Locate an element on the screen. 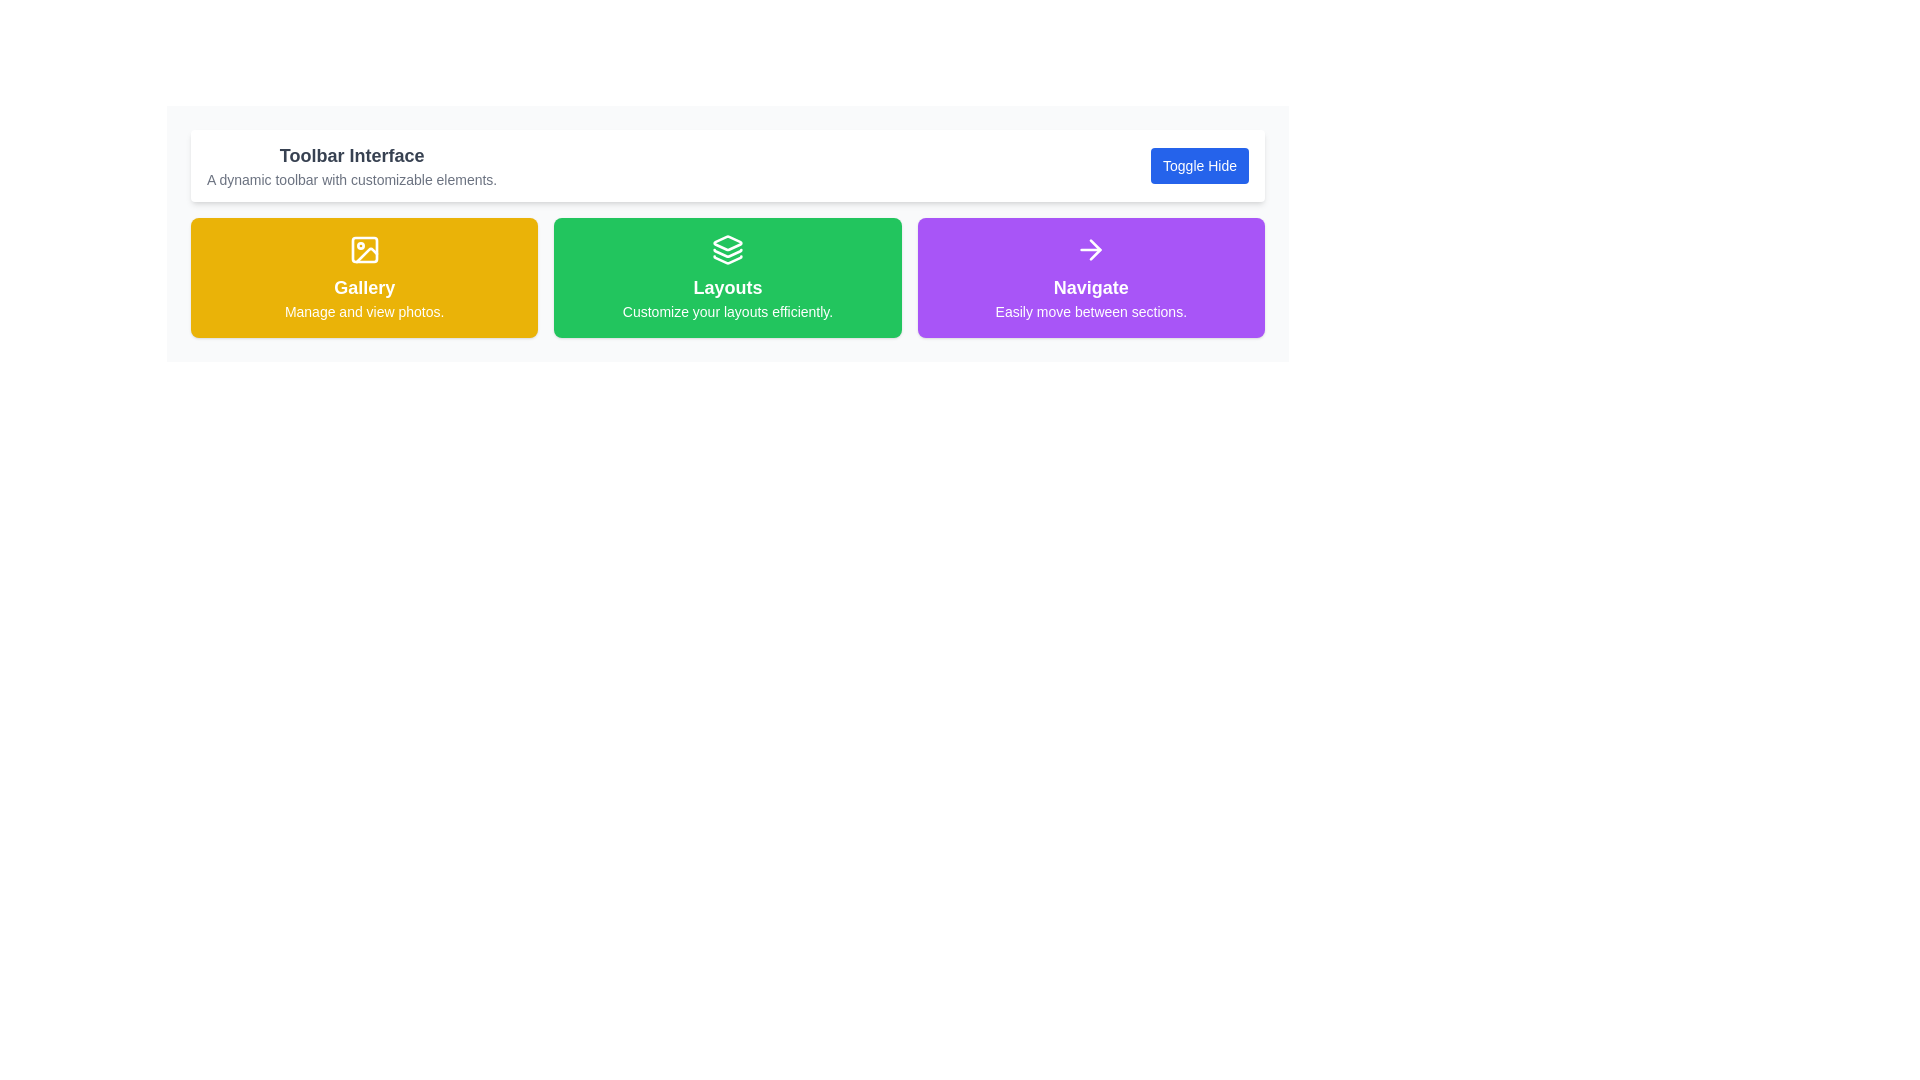 The image size is (1920, 1080). the 'Gallery' text label, which is located at the top center of the first yellow rectangular card in a set of three cards, to manage and view photos is located at coordinates (364, 288).